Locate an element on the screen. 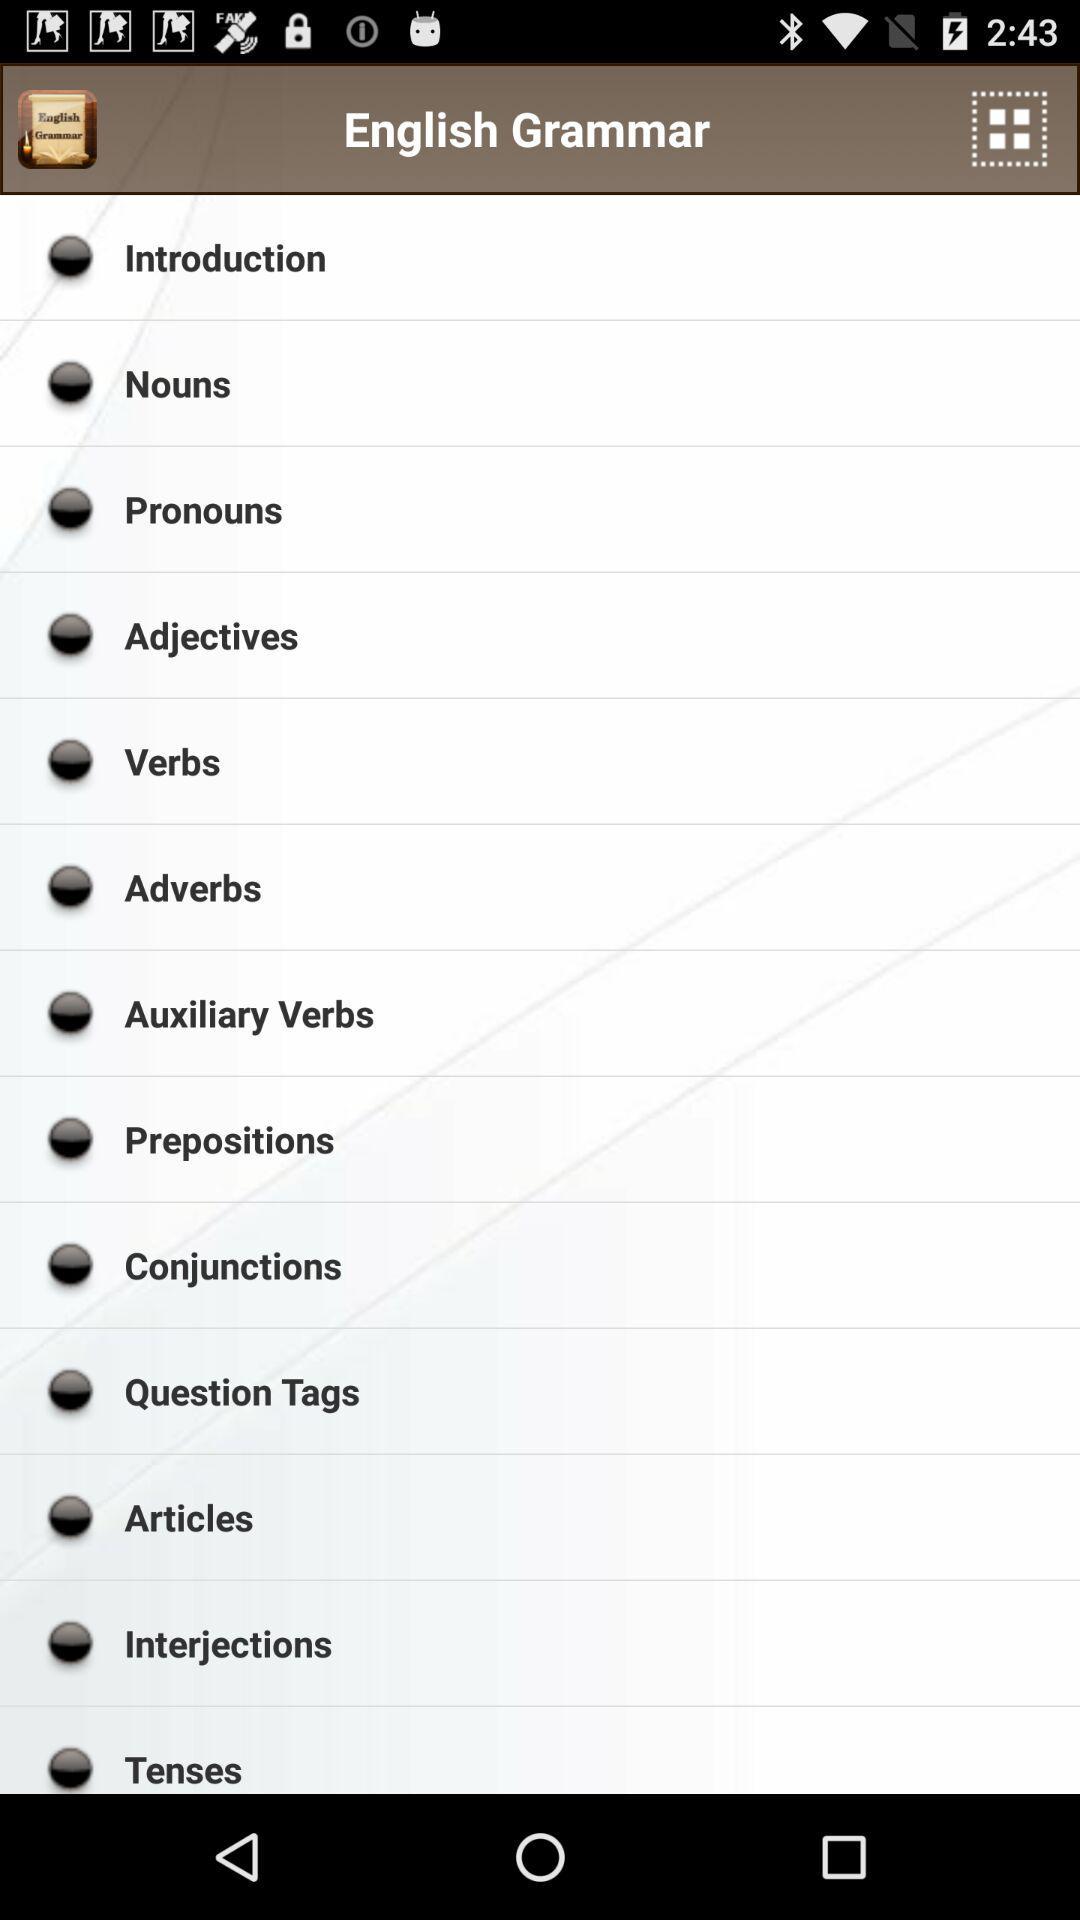 This screenshot has width=1080, height=1920. icon above the tenses icon is located at coordinates (594, 1643).